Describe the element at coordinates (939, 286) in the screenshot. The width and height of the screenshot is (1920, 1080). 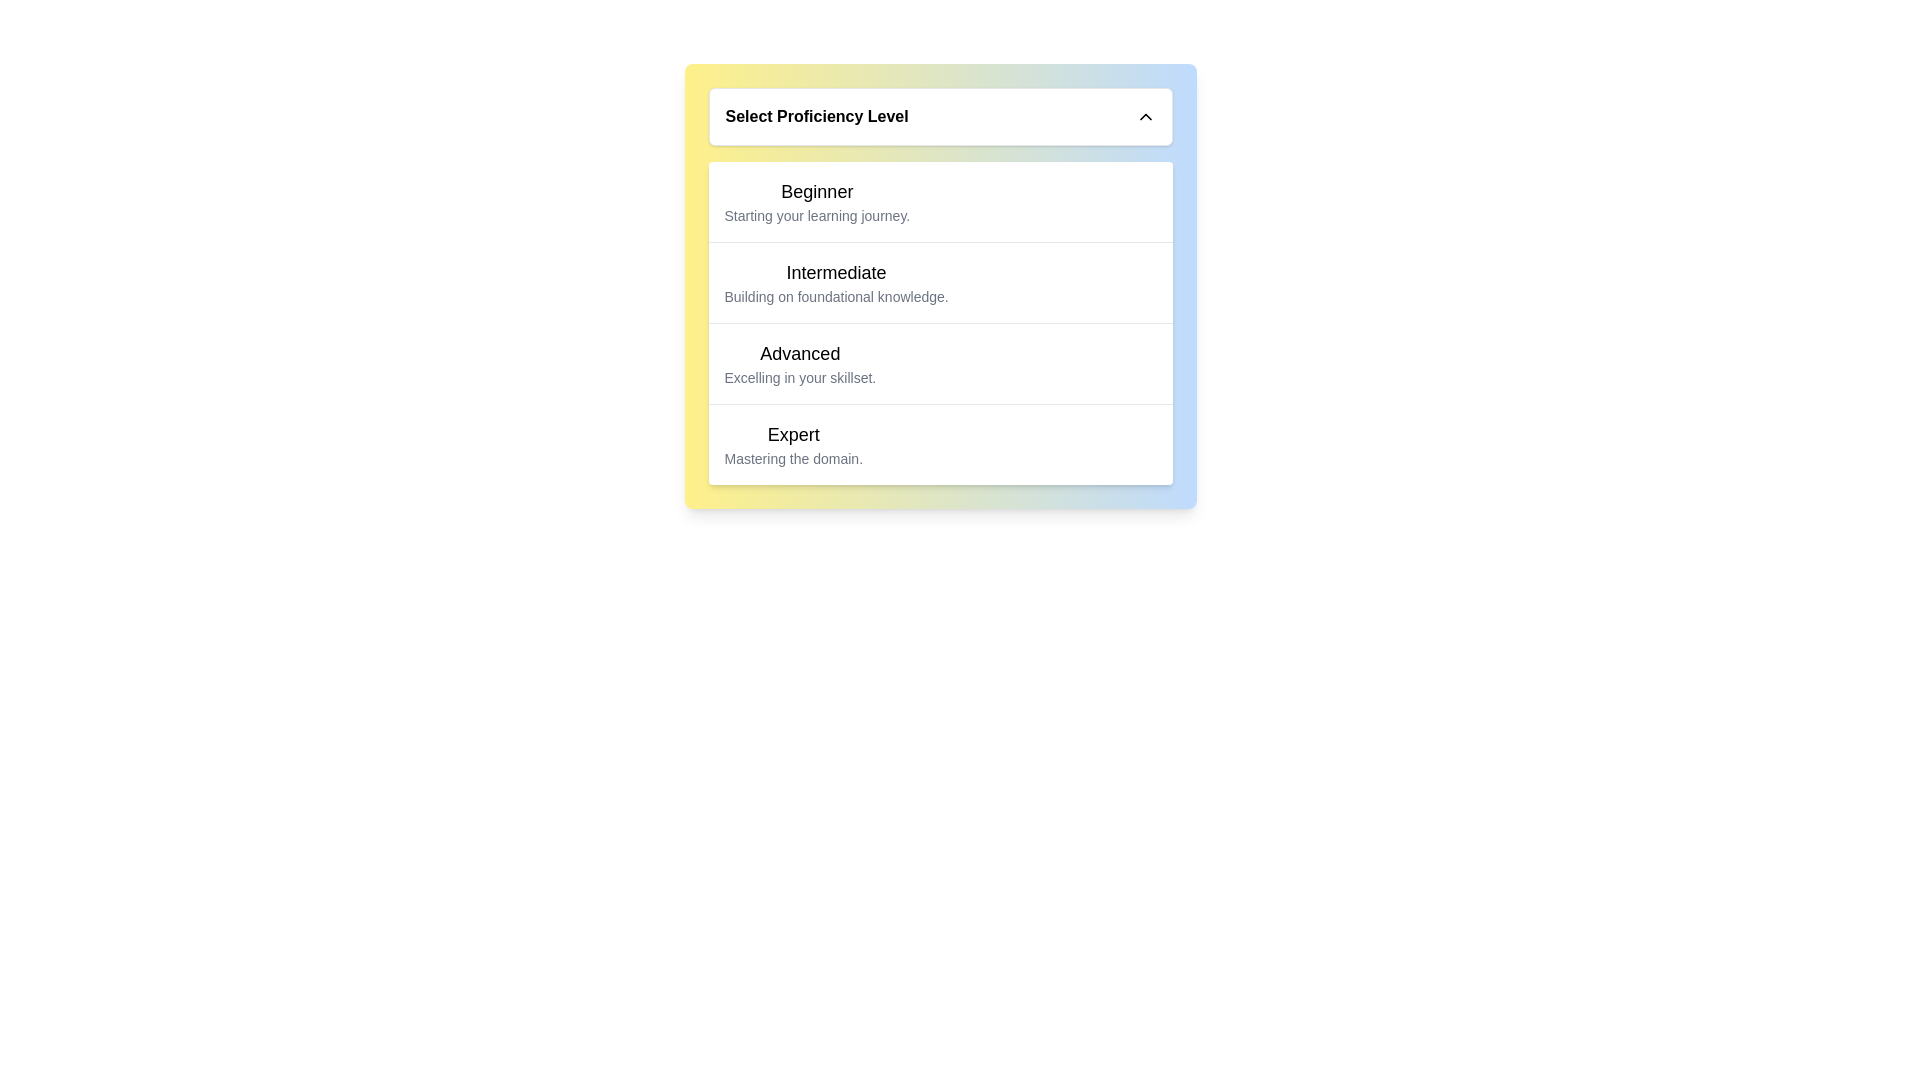
I see `the Dropdown menu which is centrally located and allows users to select a proficiency level` at that location.